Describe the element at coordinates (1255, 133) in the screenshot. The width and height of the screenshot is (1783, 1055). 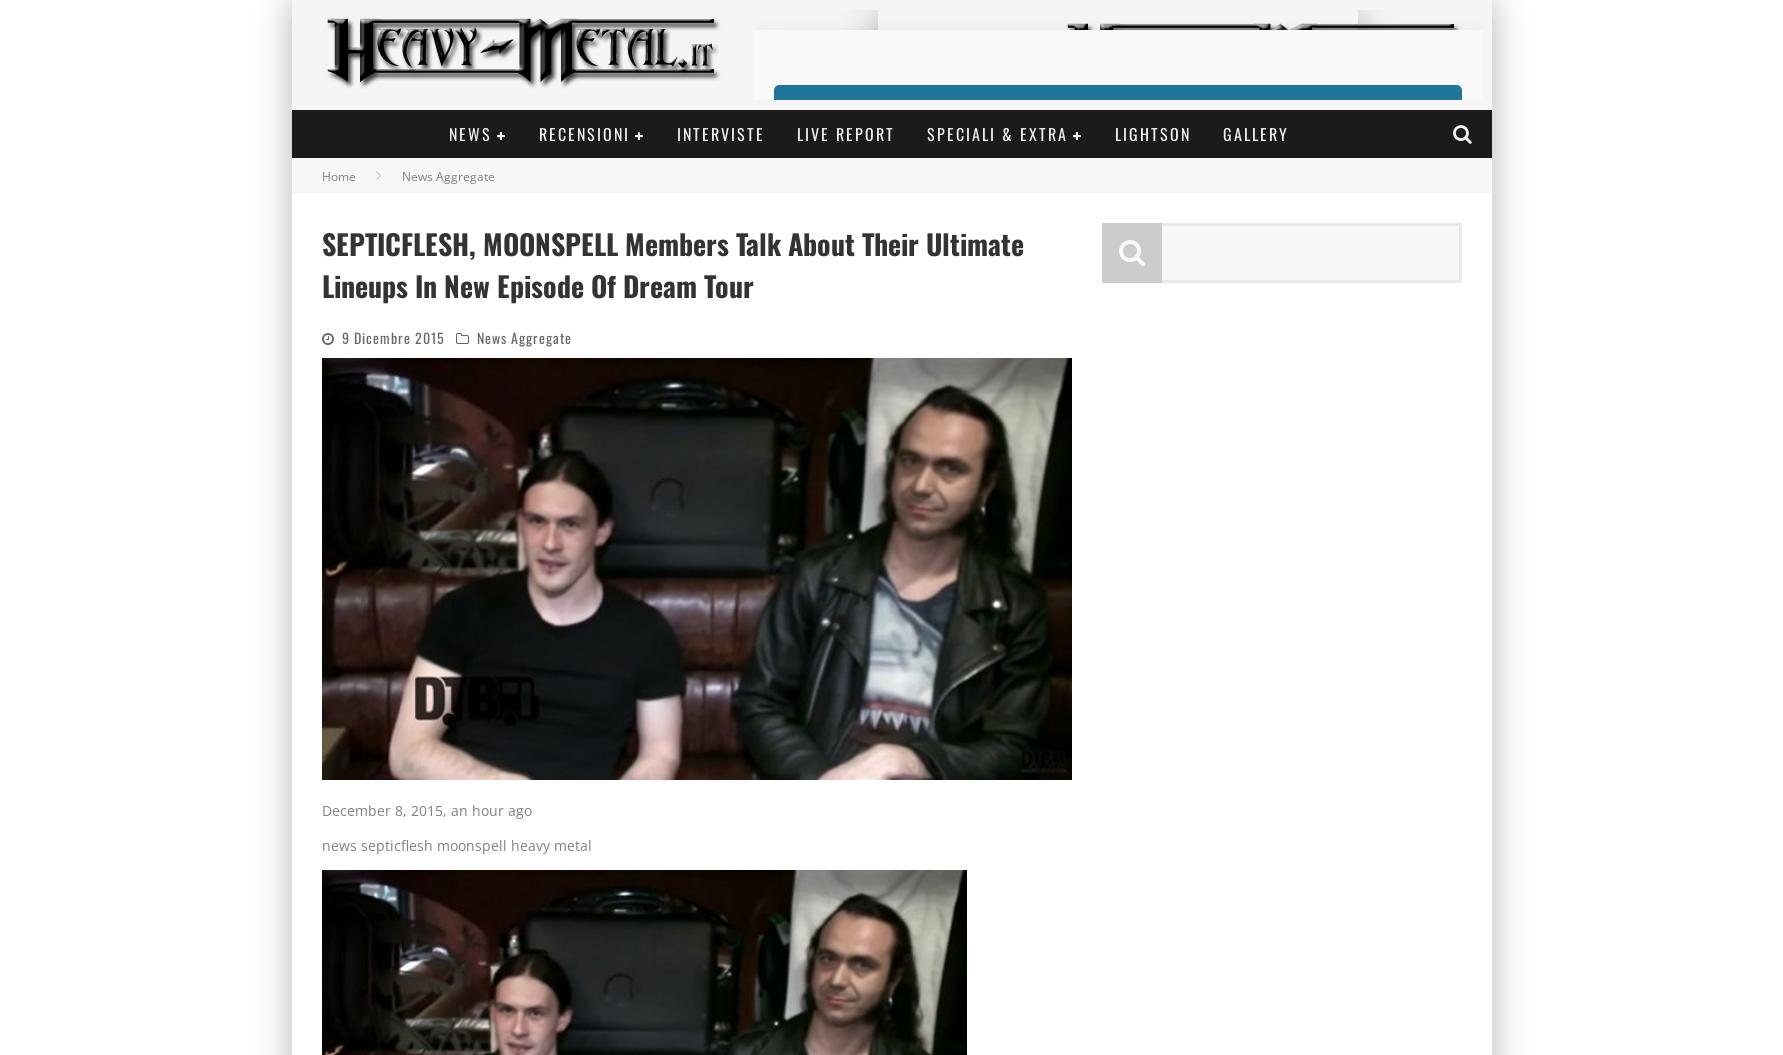
I see `'Gallery'` at that location.